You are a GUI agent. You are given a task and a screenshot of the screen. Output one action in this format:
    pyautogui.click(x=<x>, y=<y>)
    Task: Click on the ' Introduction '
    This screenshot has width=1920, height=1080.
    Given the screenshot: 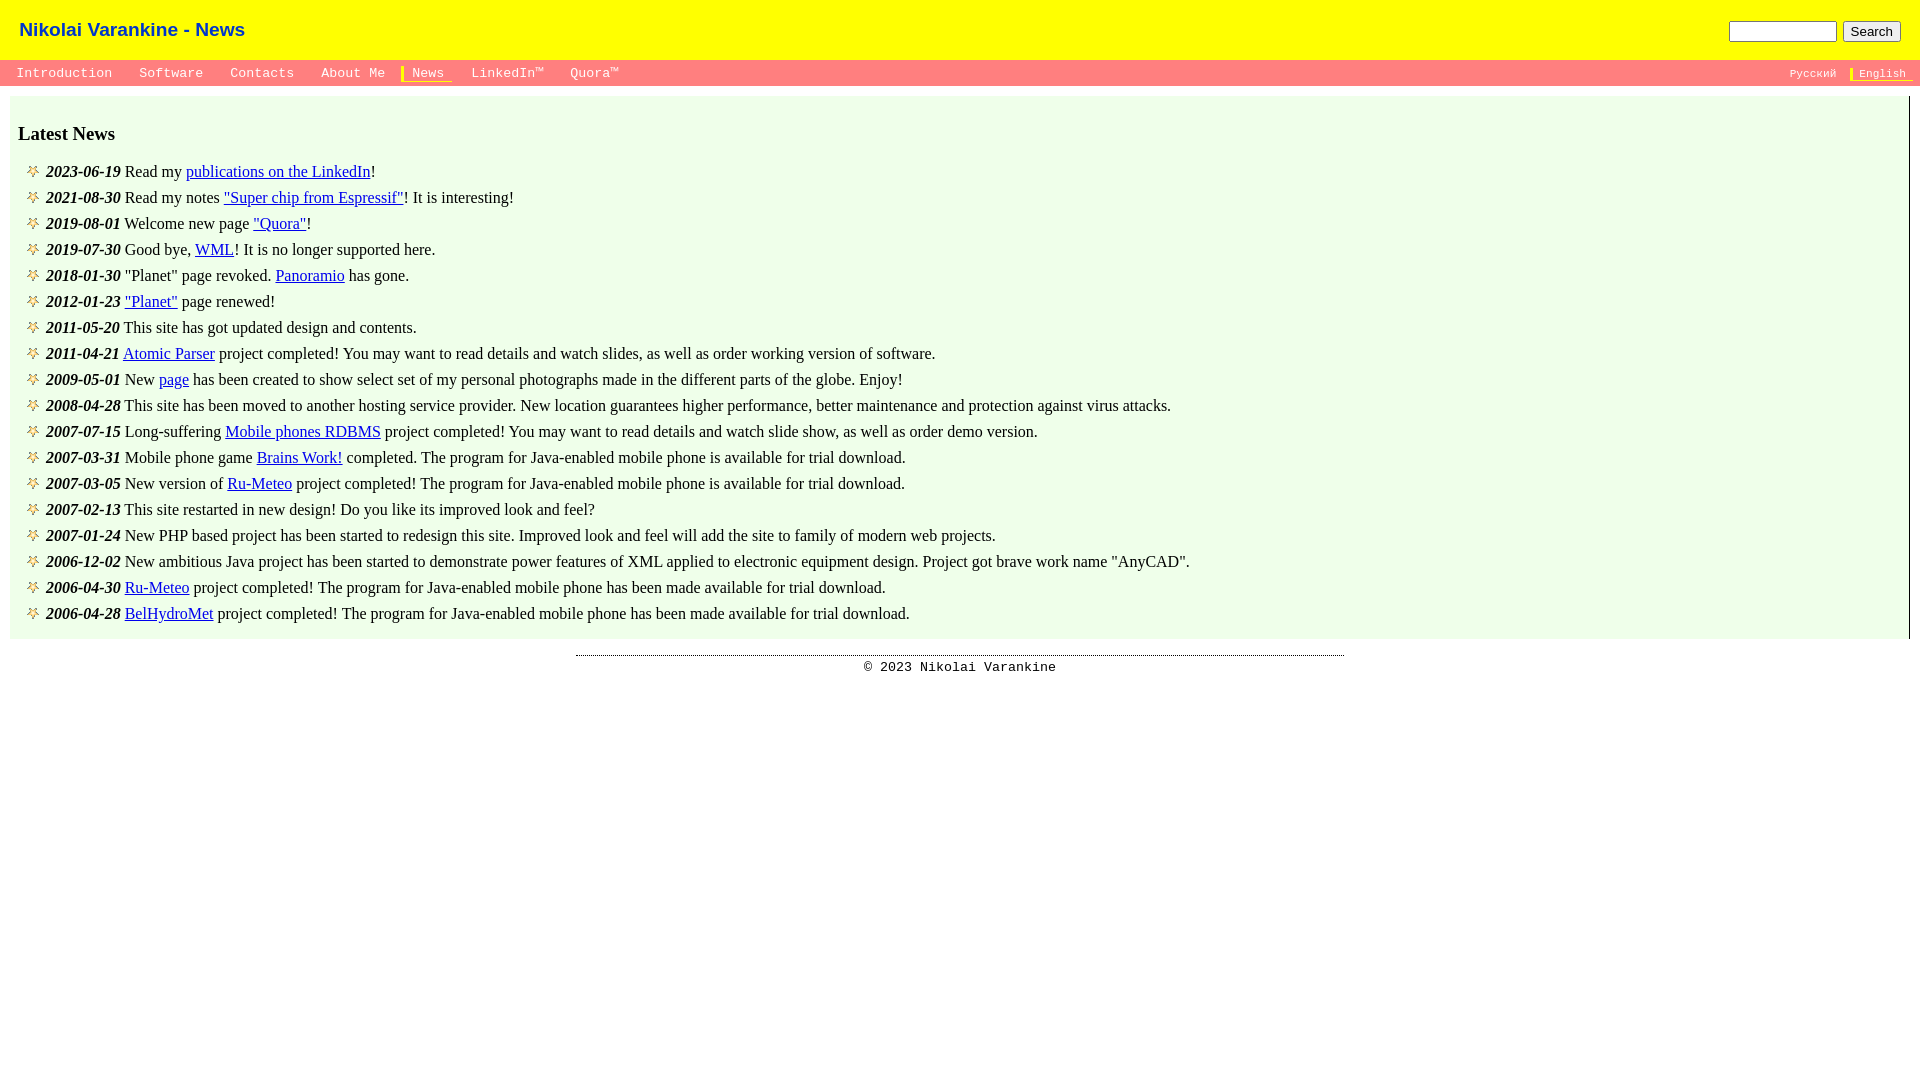 What is the action you would take?
    pyautogui.click(x=4, y=72)
    